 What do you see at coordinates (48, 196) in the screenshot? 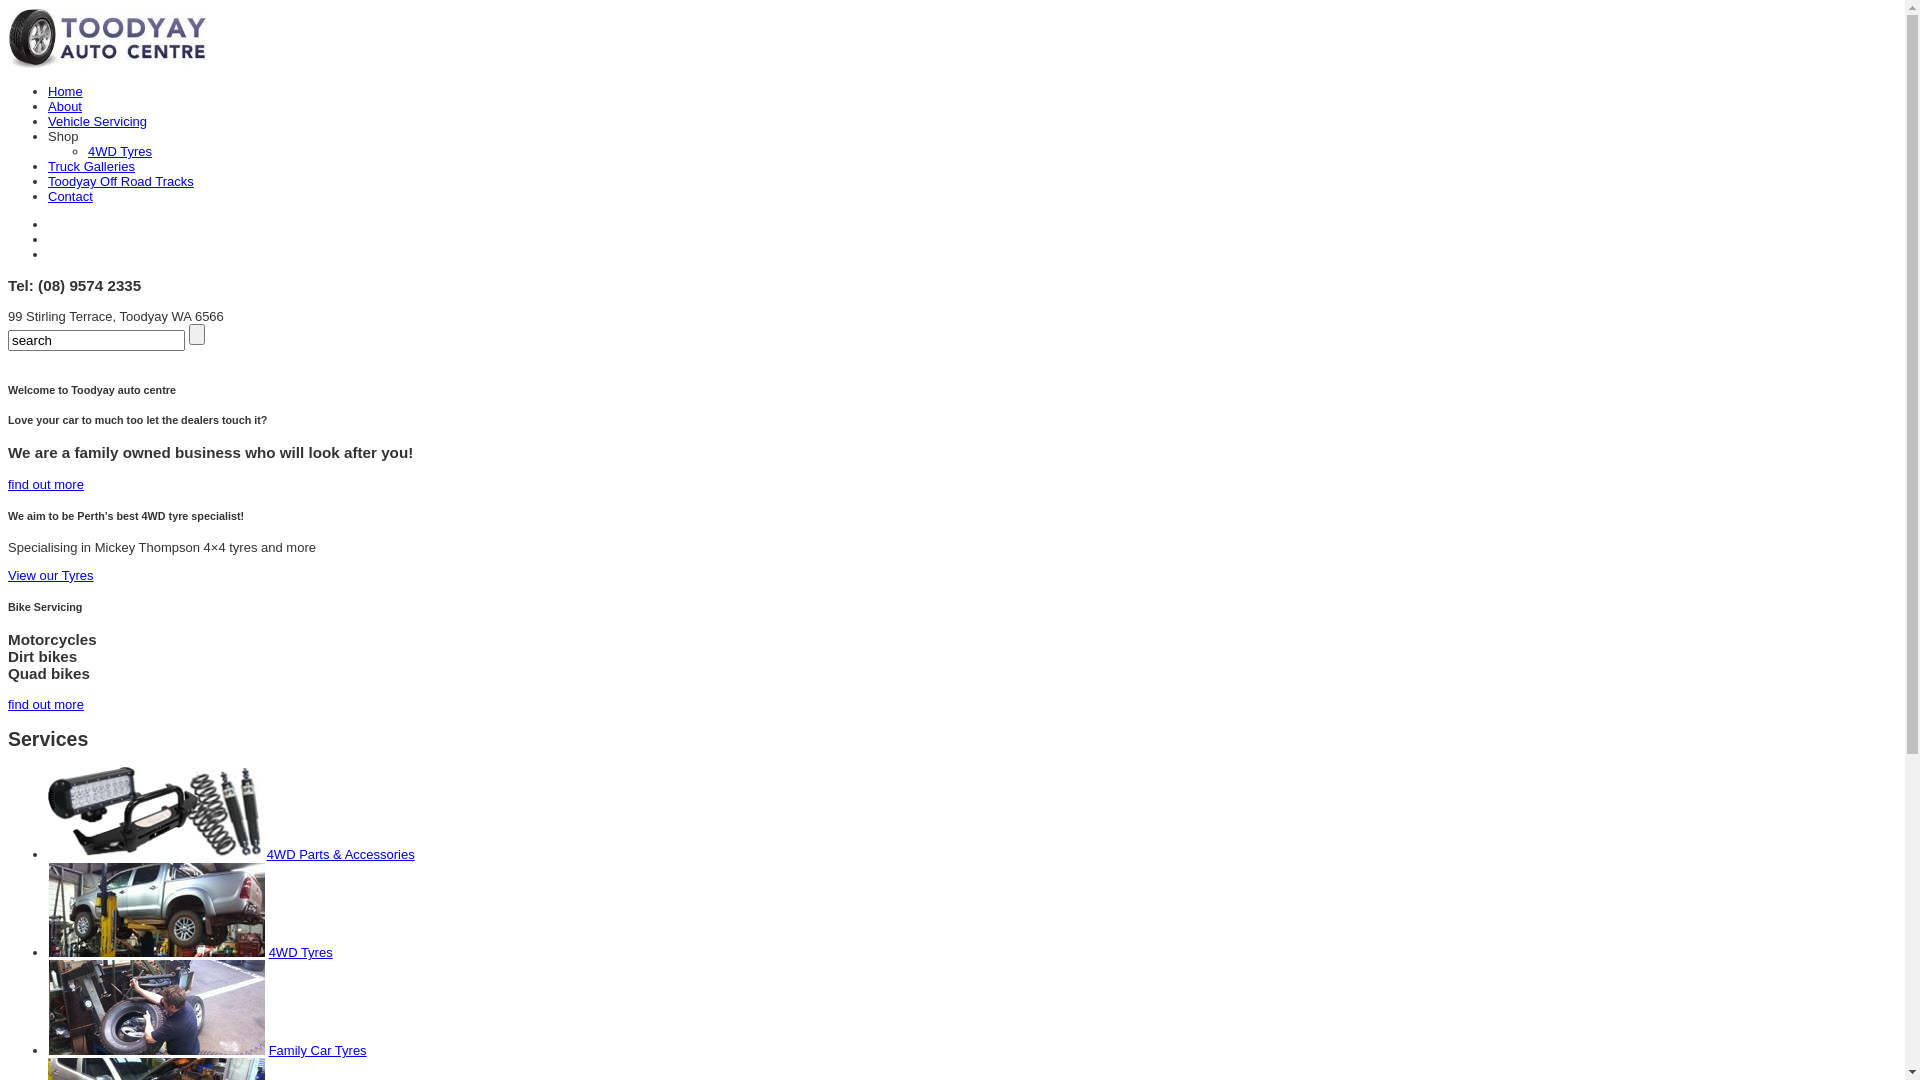
I see `'Contact'` at bounding box center [48, 196].